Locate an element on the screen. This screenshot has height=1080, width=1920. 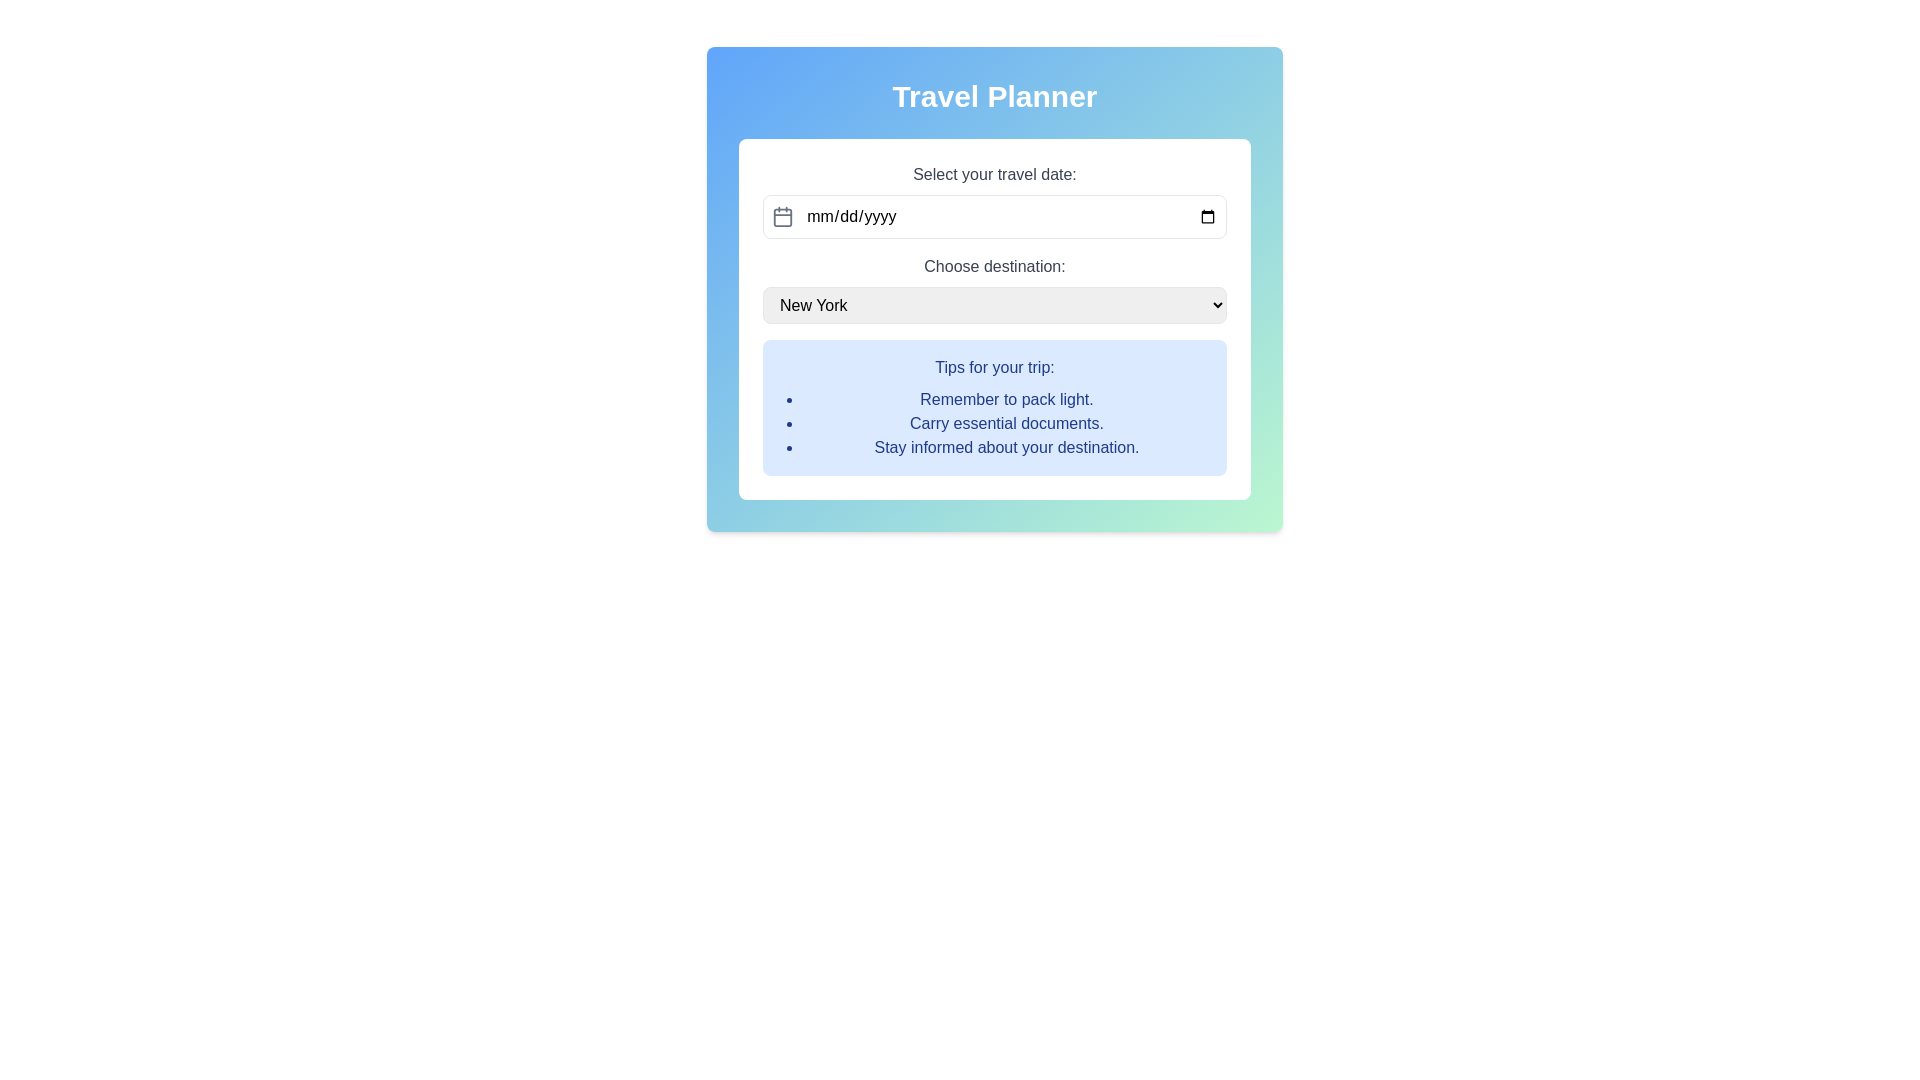
the text display element that contains the text 'Carry essential documents.' which is the second item in the list under 'Tips for your trip' is located at coordinates (1007, 423).